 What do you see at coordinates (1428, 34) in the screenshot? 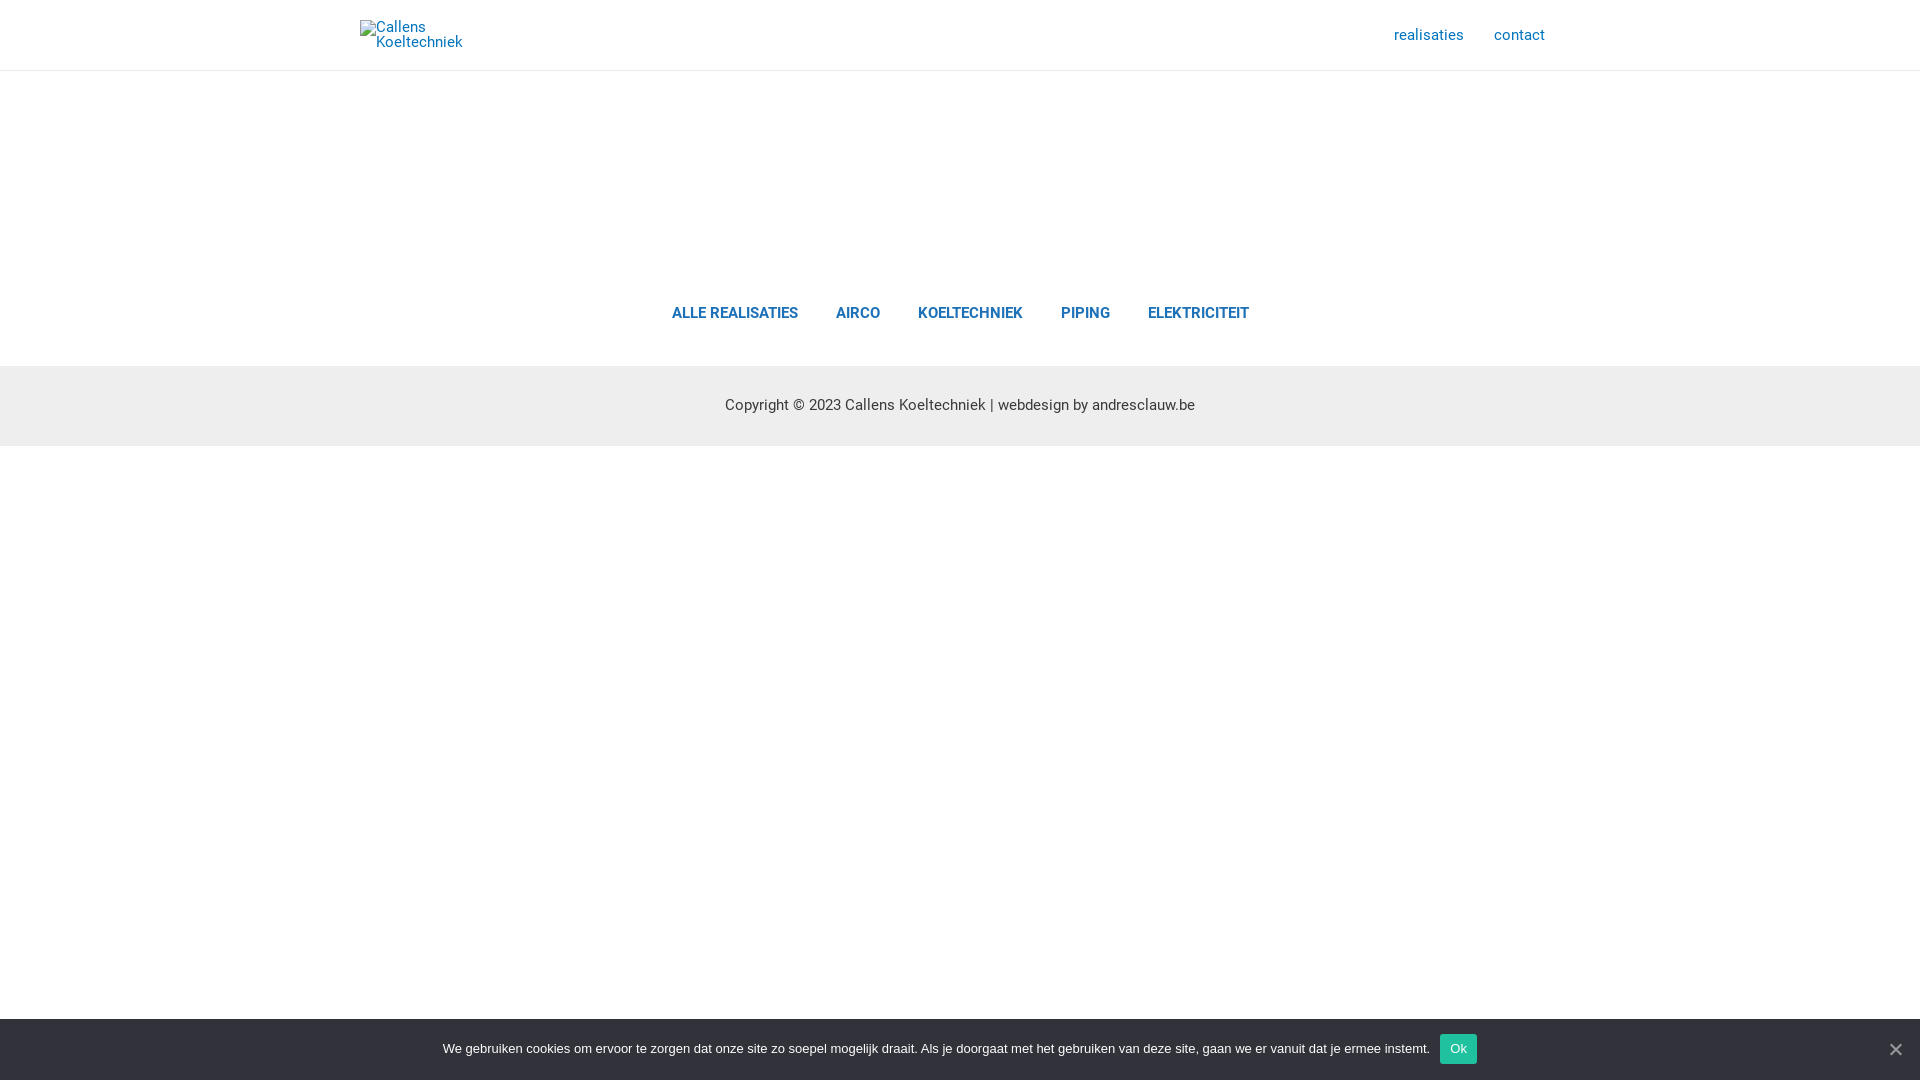
I see `'realisaties'` at bounding box center [1428, 34].